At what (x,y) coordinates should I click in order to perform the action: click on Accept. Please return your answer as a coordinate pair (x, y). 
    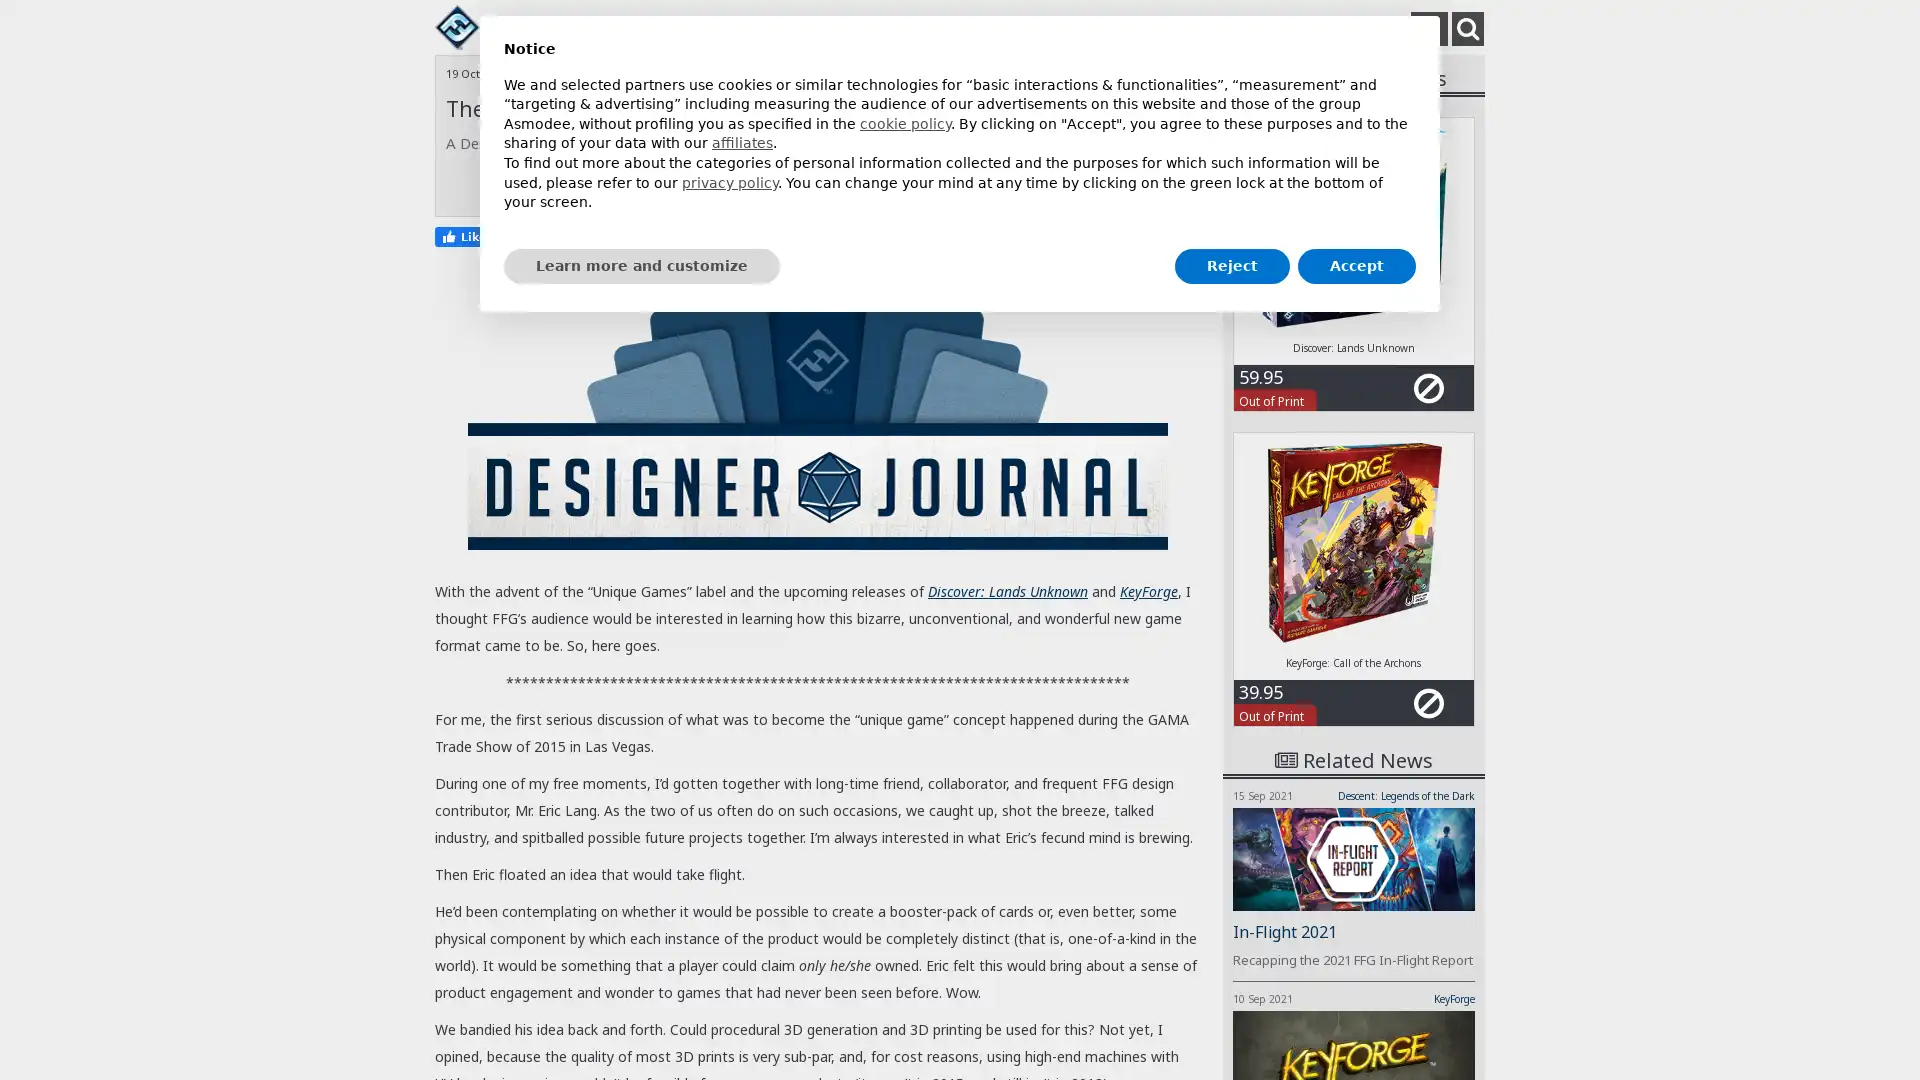
    Looking at the image, I should click on (1357, 265).